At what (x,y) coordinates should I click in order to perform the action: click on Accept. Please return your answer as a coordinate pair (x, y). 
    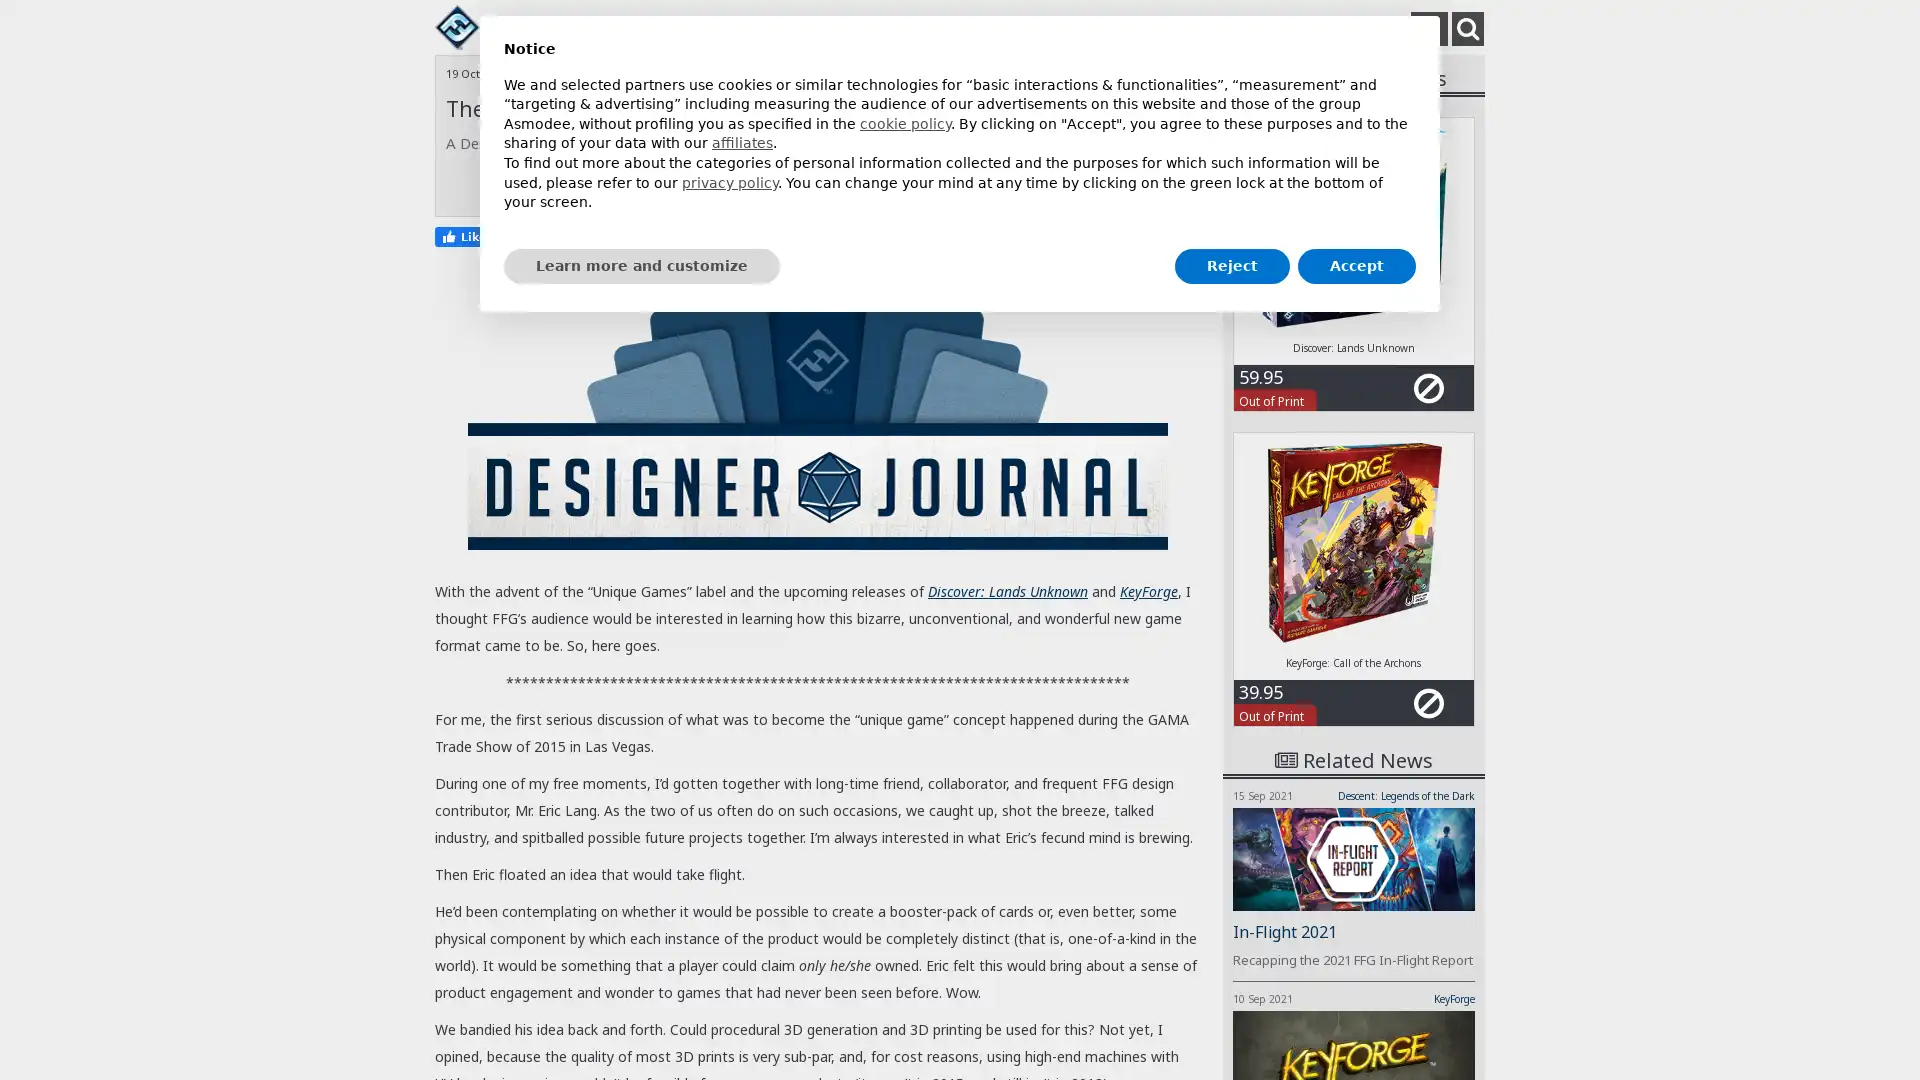
    Looking at the image, I should click on (1357, 265).